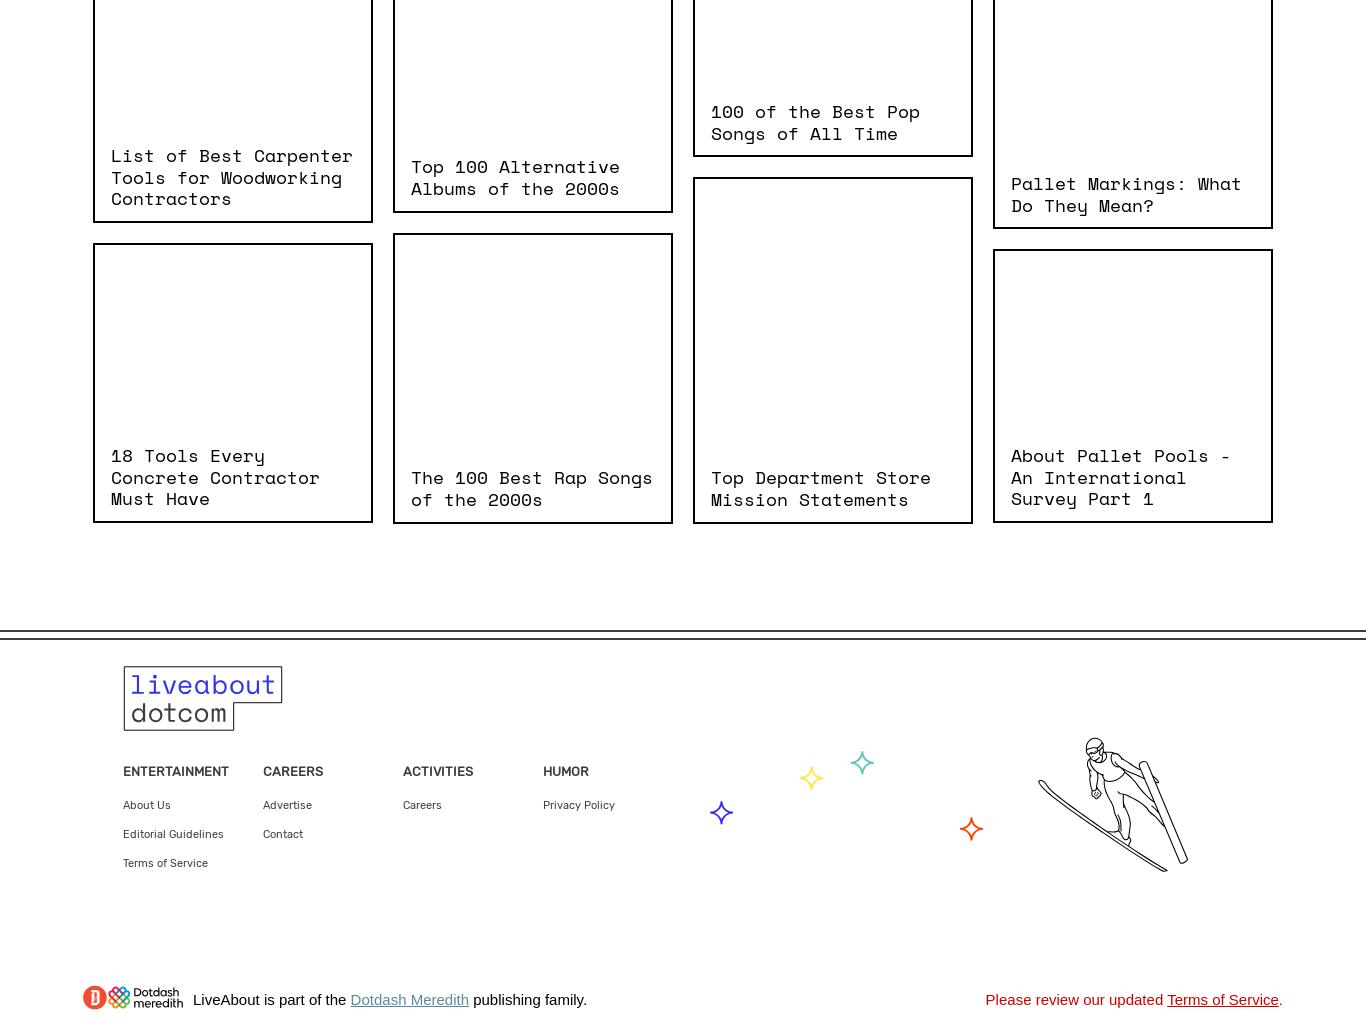 The image size is (1366, 1027). I want to click on '18 Tools Every Concrete Contractor Must Have', so click(214, 476).